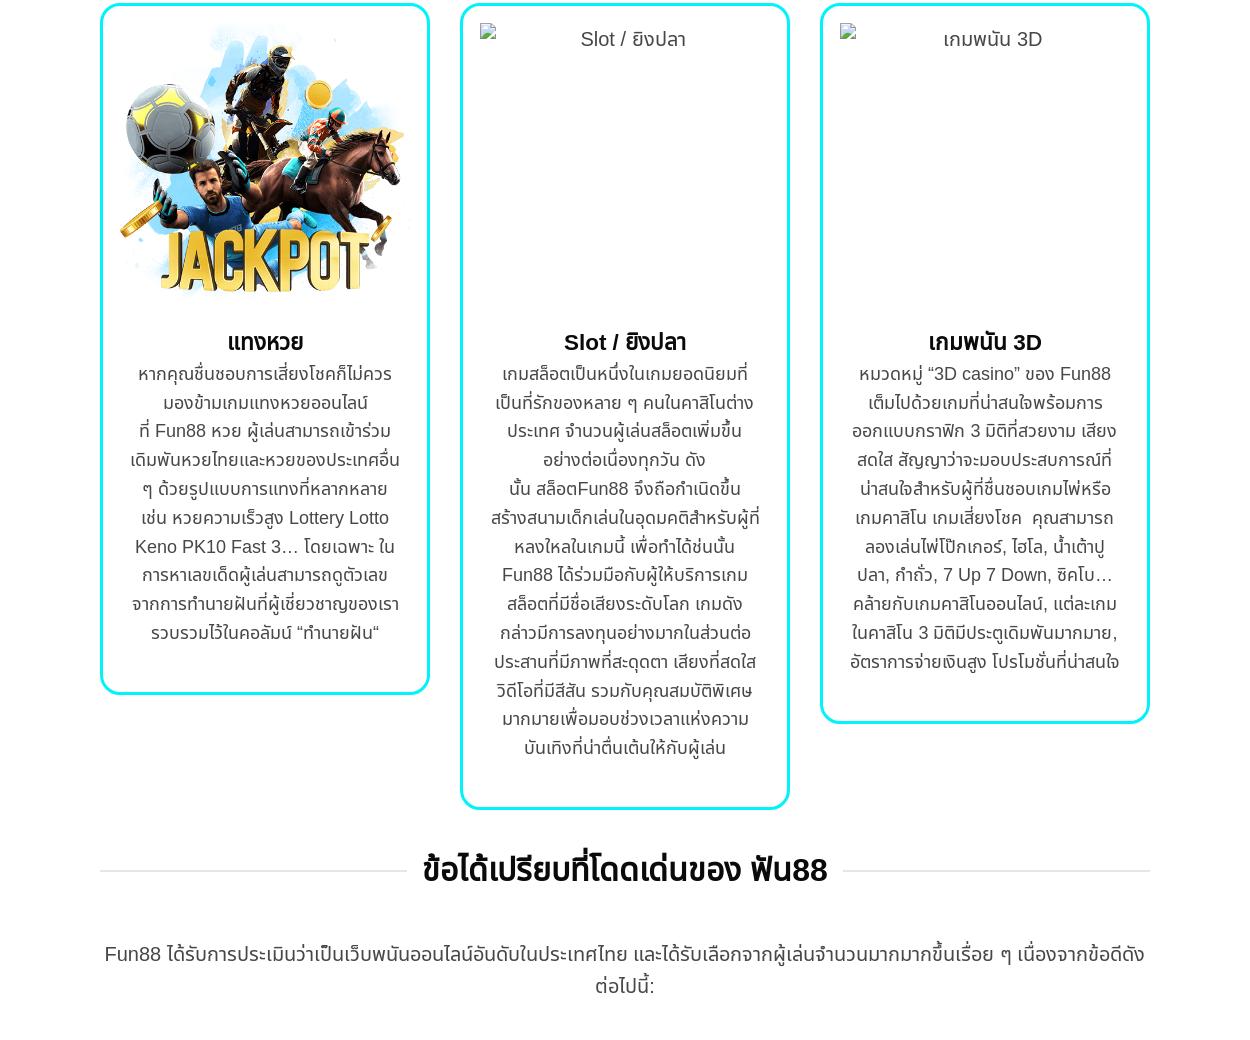 The width and height of the screenshot is (1250, 1040). I want to click on 'Fun88 ได้รับการประเมินว่าเป็นเว็บพนันออนไลน์อันดับในประเทศไทย และได้รับเลือกจากผู้เล่นจำนวนมากมากขึ้นเรื่อย ๆ เนื่องจากข้อดีดังต่อไปนี้:', so click(103, 968).